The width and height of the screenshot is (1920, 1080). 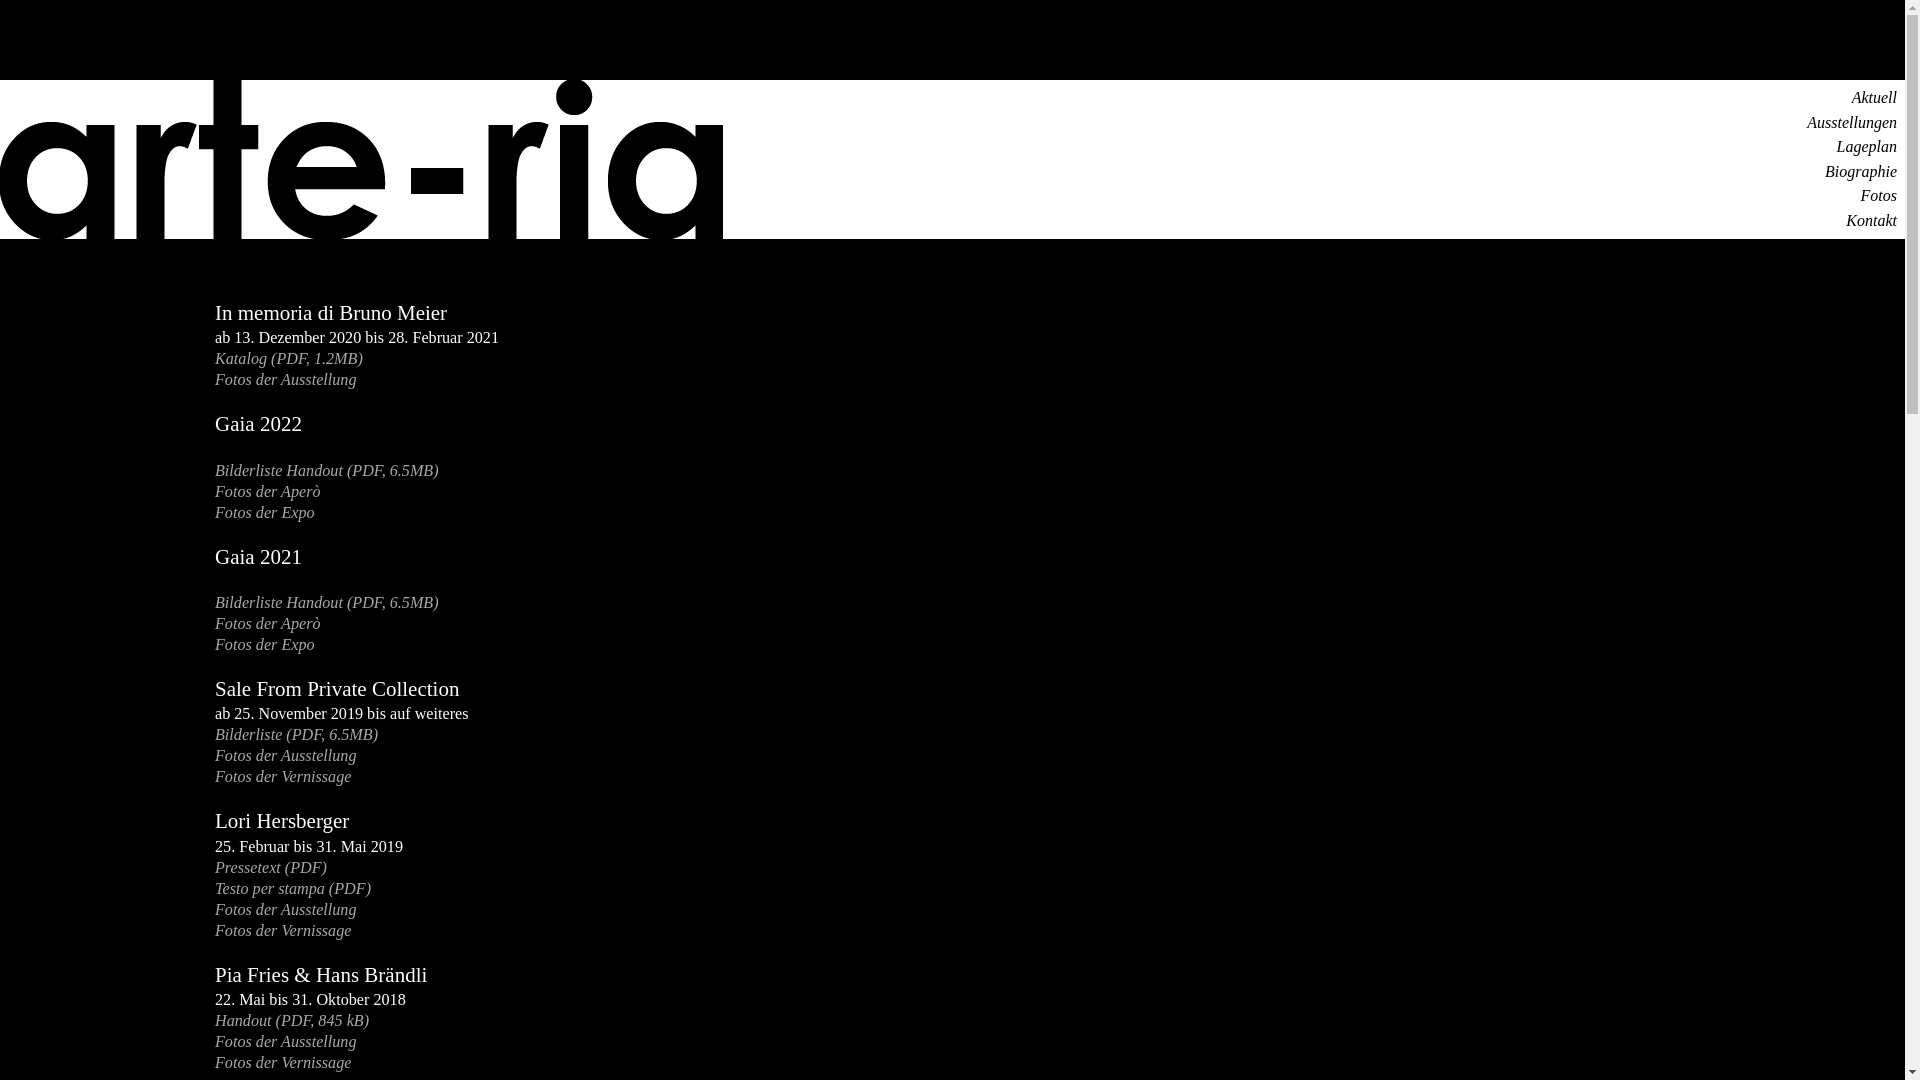 What do you see at coordinates (326, 601) in the screenshot?
I see `'Bilderliste Handout (PDF, 6.5MB)'` at bounding box center [326, 601].